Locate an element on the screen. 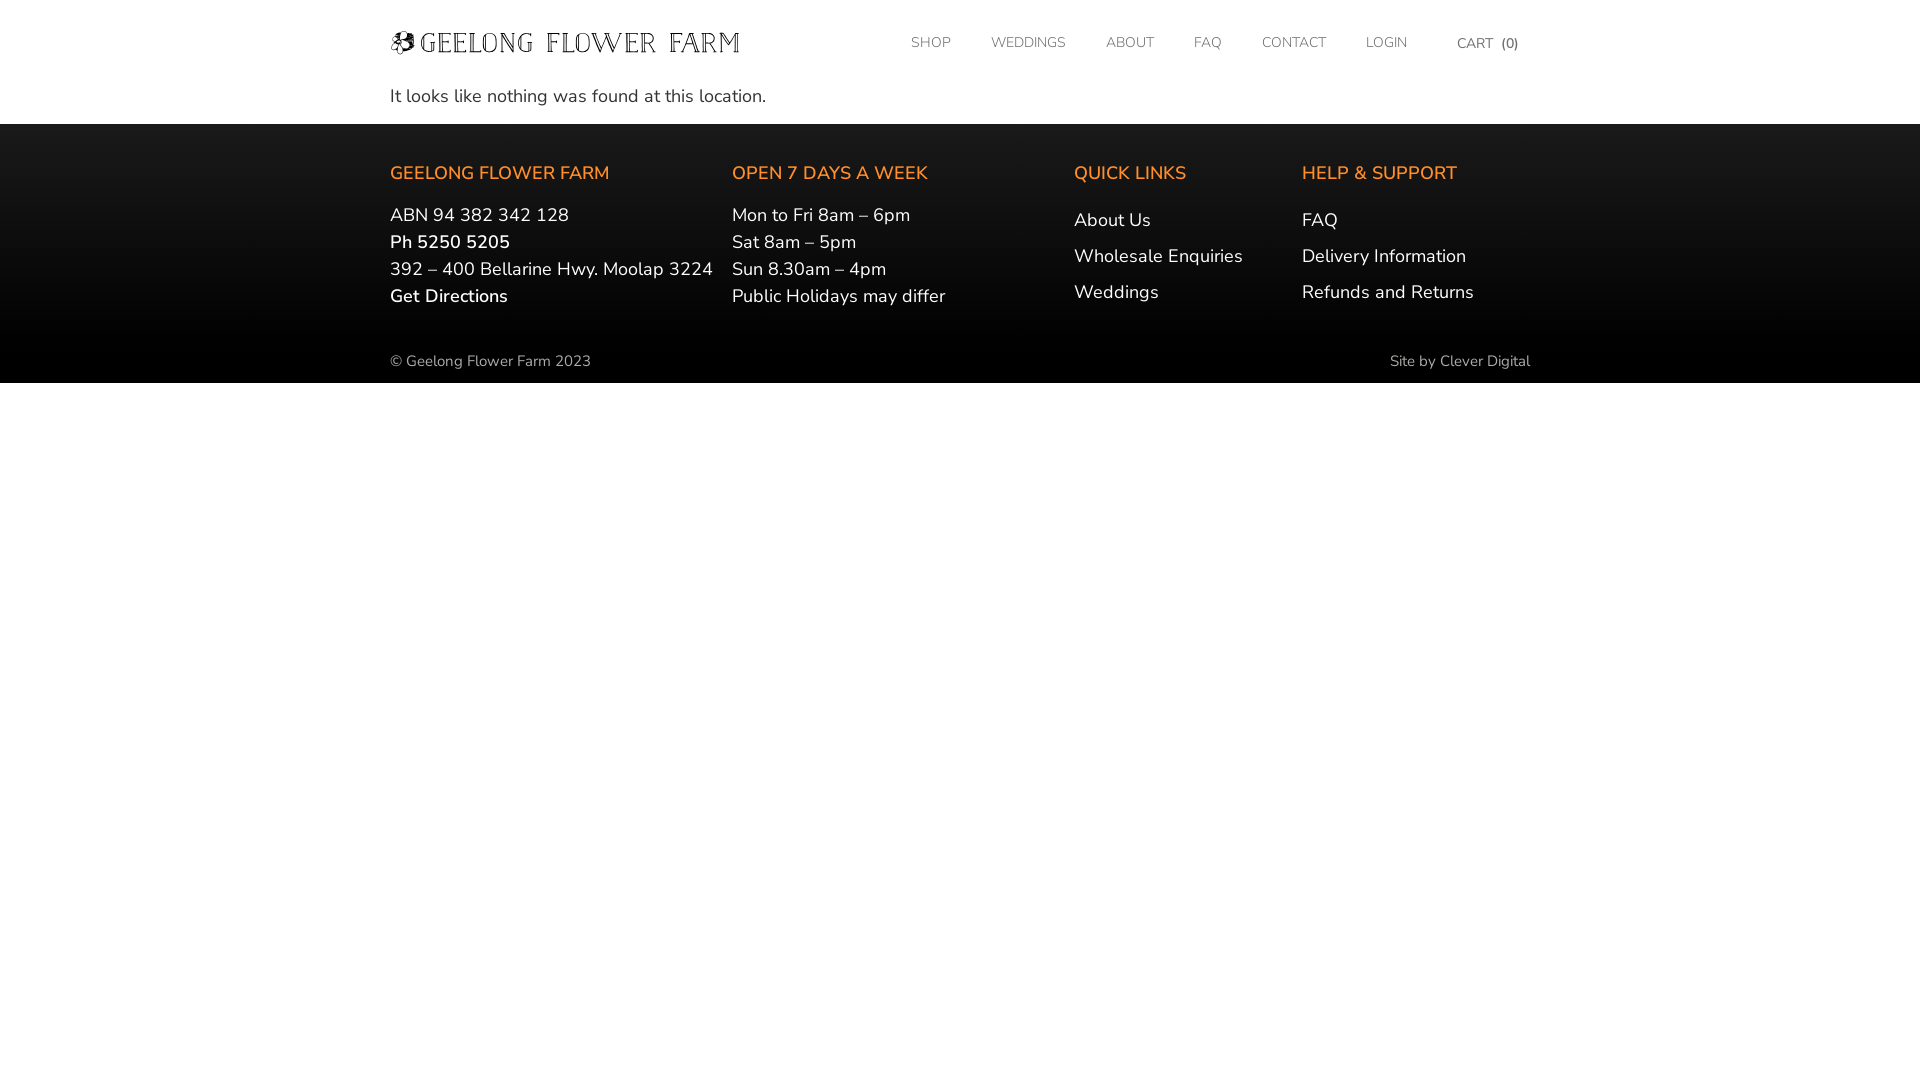  'Refunds and Returns' is located at coordinates (1415, 292).